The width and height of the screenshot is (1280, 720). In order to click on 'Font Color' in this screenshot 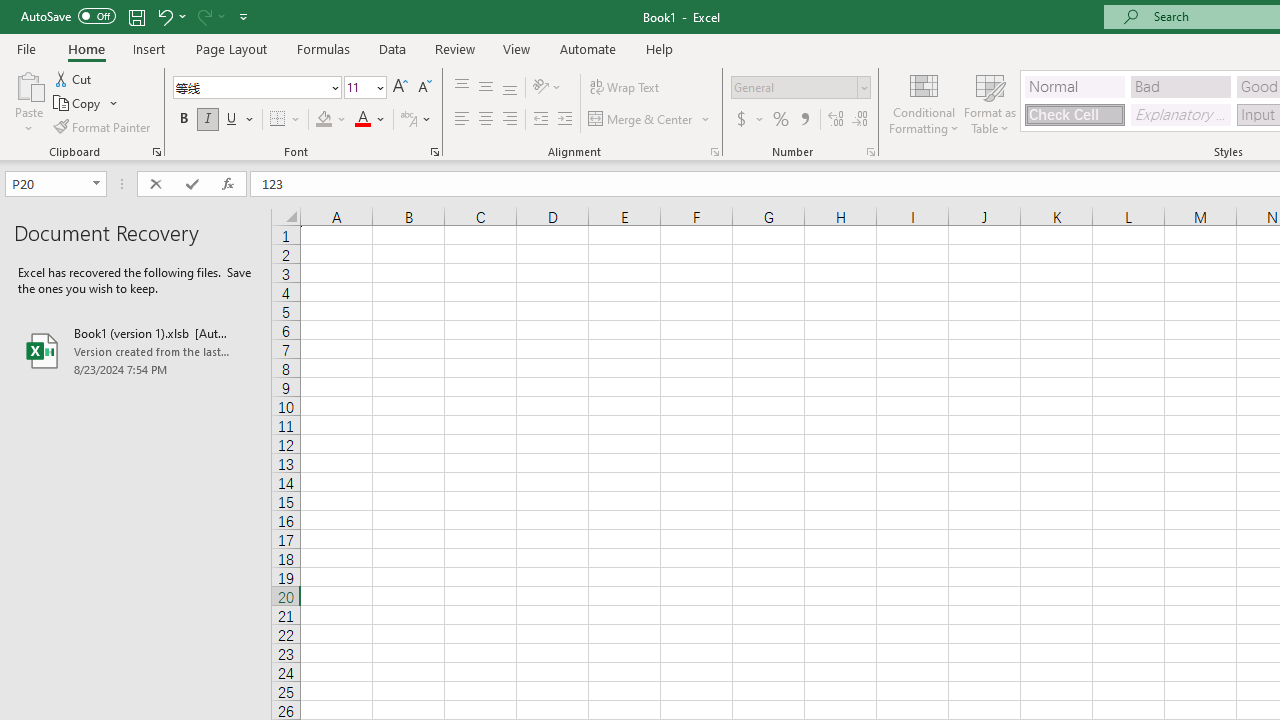, I will do `click(370, 119)`.